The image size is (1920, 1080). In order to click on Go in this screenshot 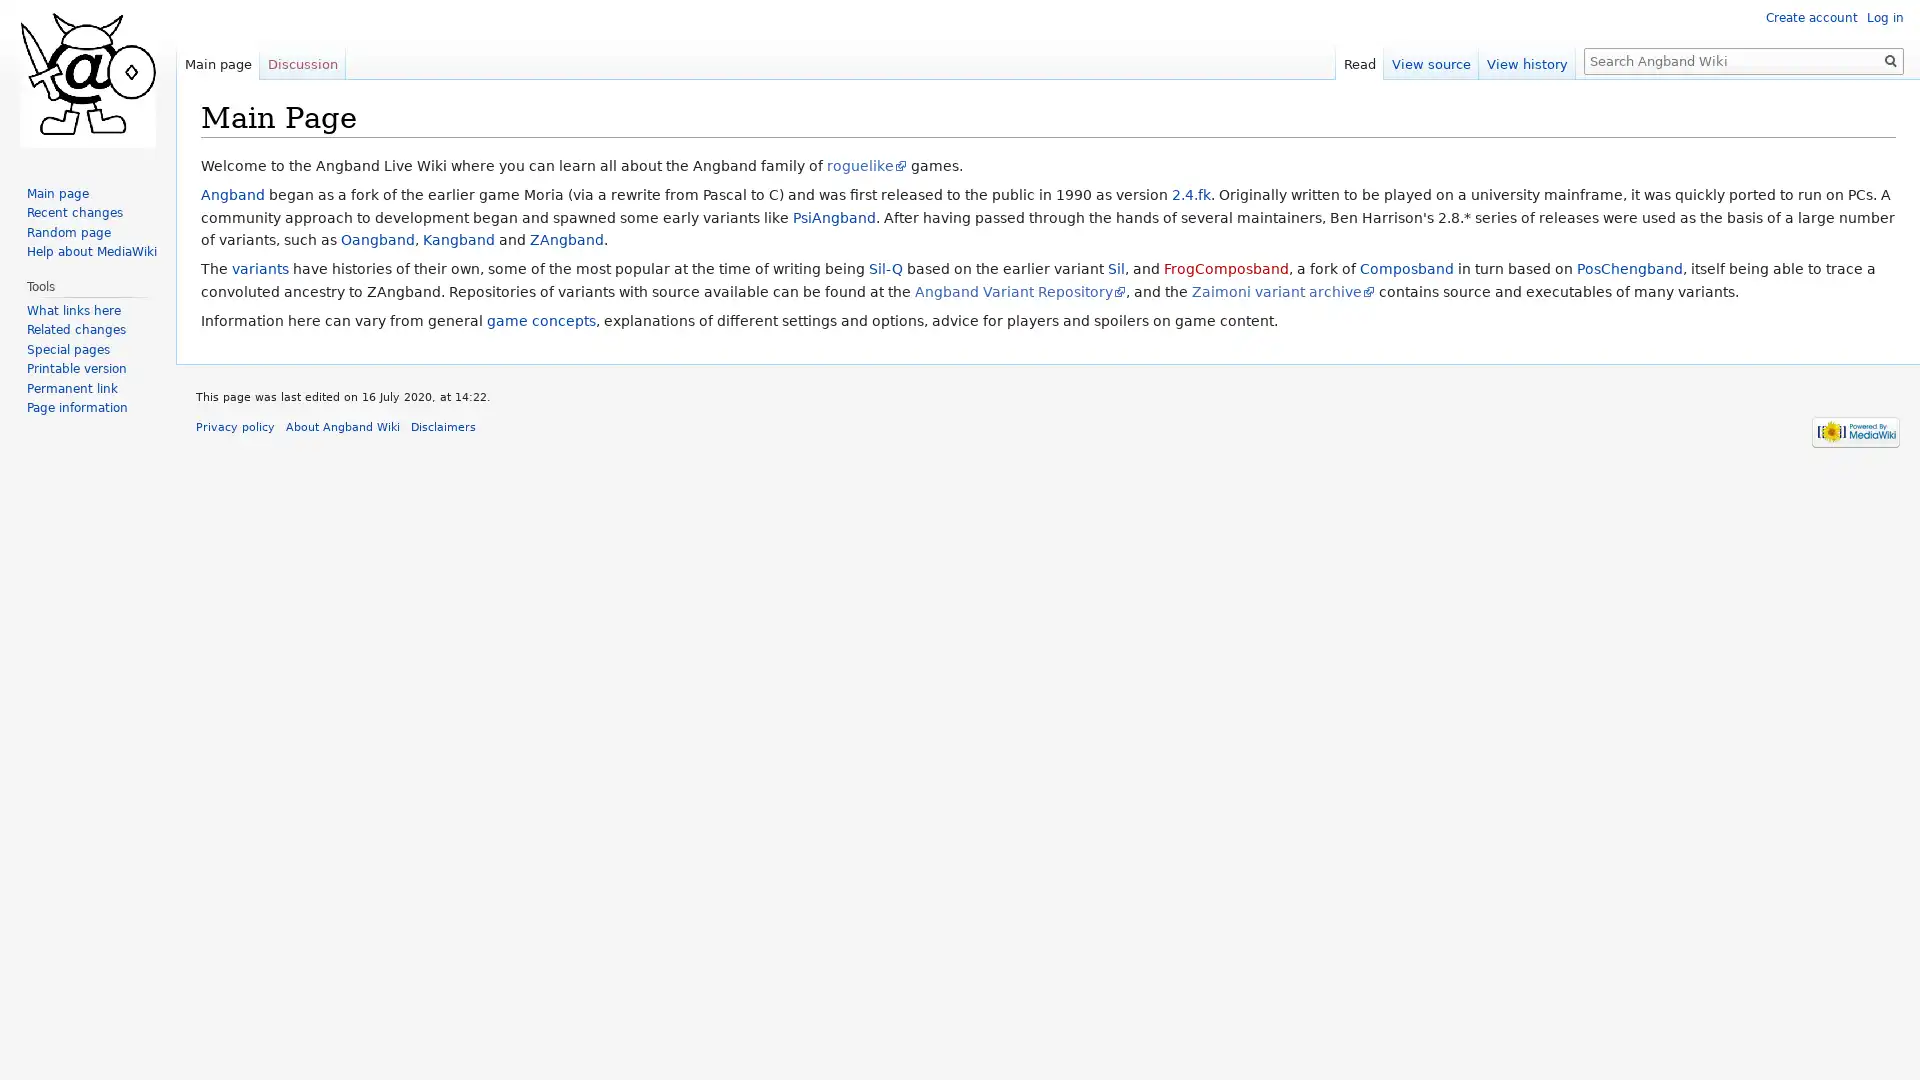, I will do `click(1890, 60)`.